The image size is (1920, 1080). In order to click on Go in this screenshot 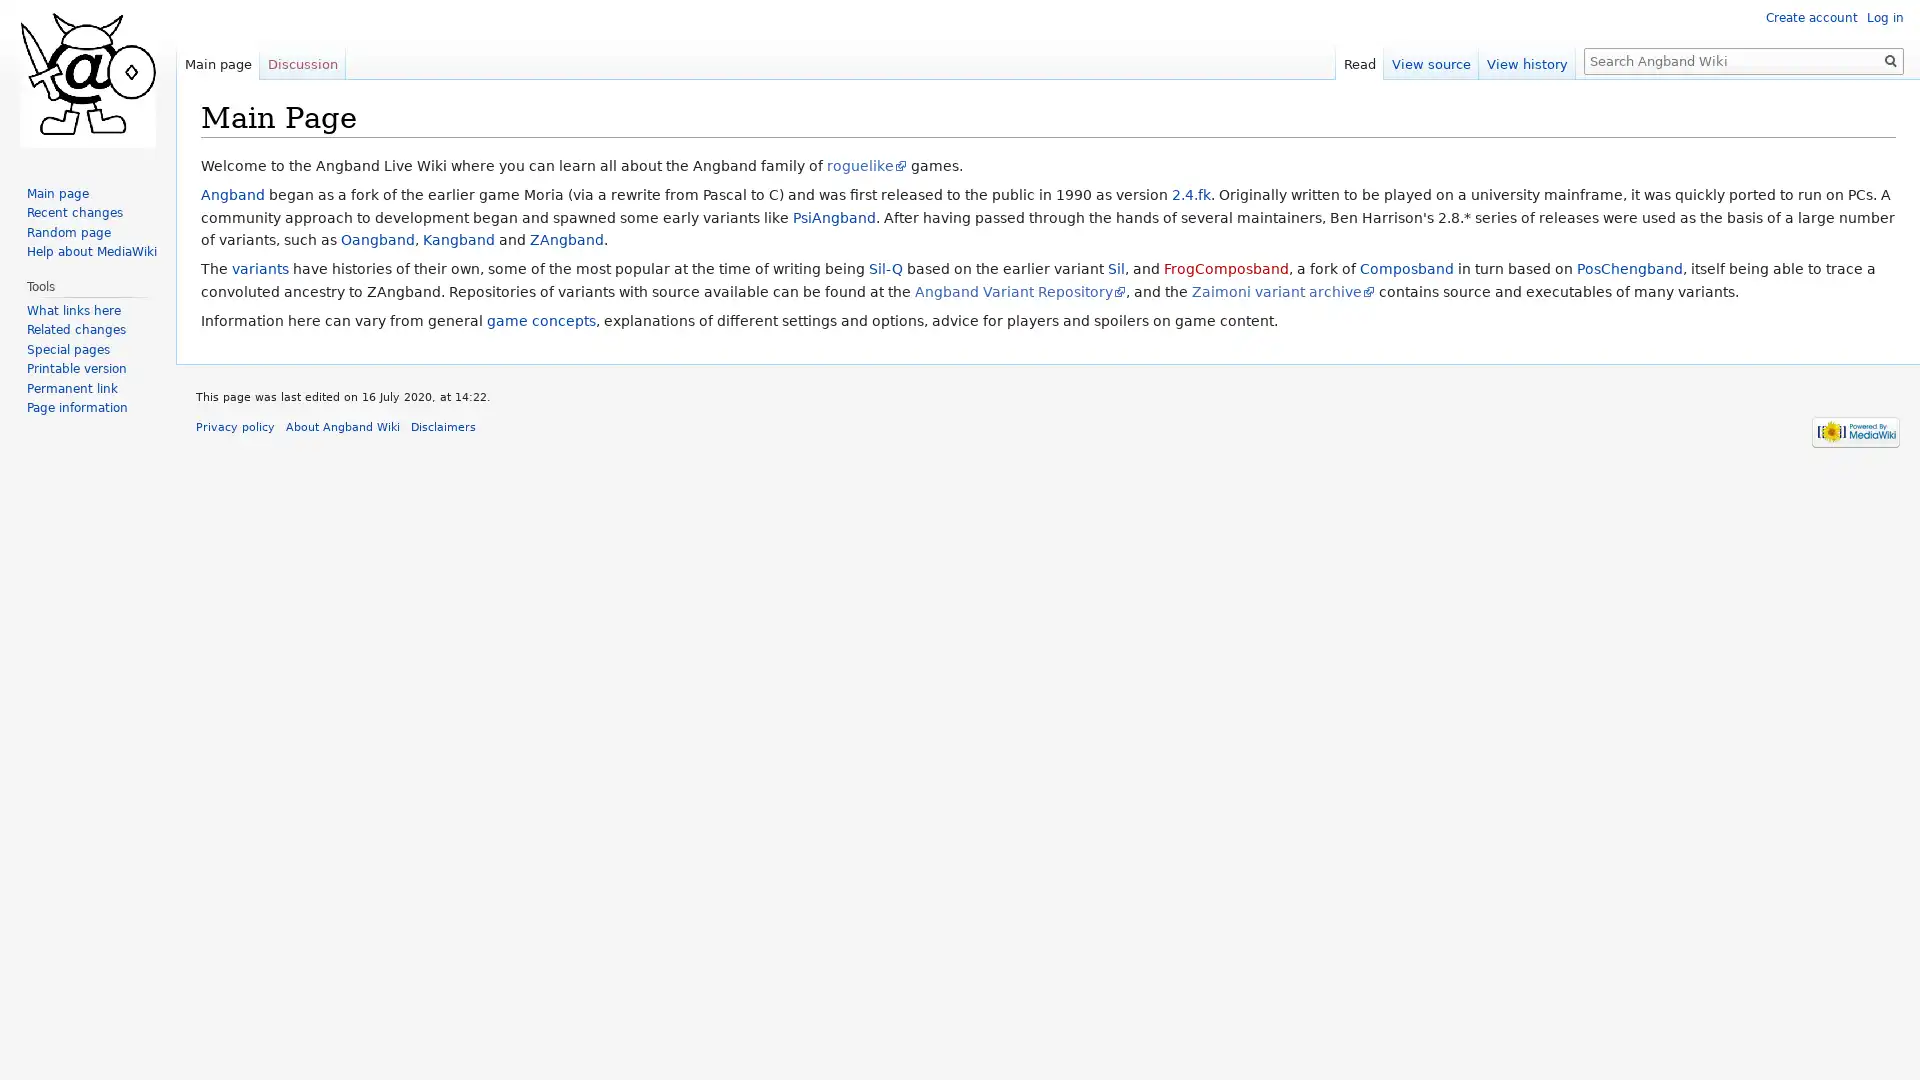, I will do `click(1890, 60)`.